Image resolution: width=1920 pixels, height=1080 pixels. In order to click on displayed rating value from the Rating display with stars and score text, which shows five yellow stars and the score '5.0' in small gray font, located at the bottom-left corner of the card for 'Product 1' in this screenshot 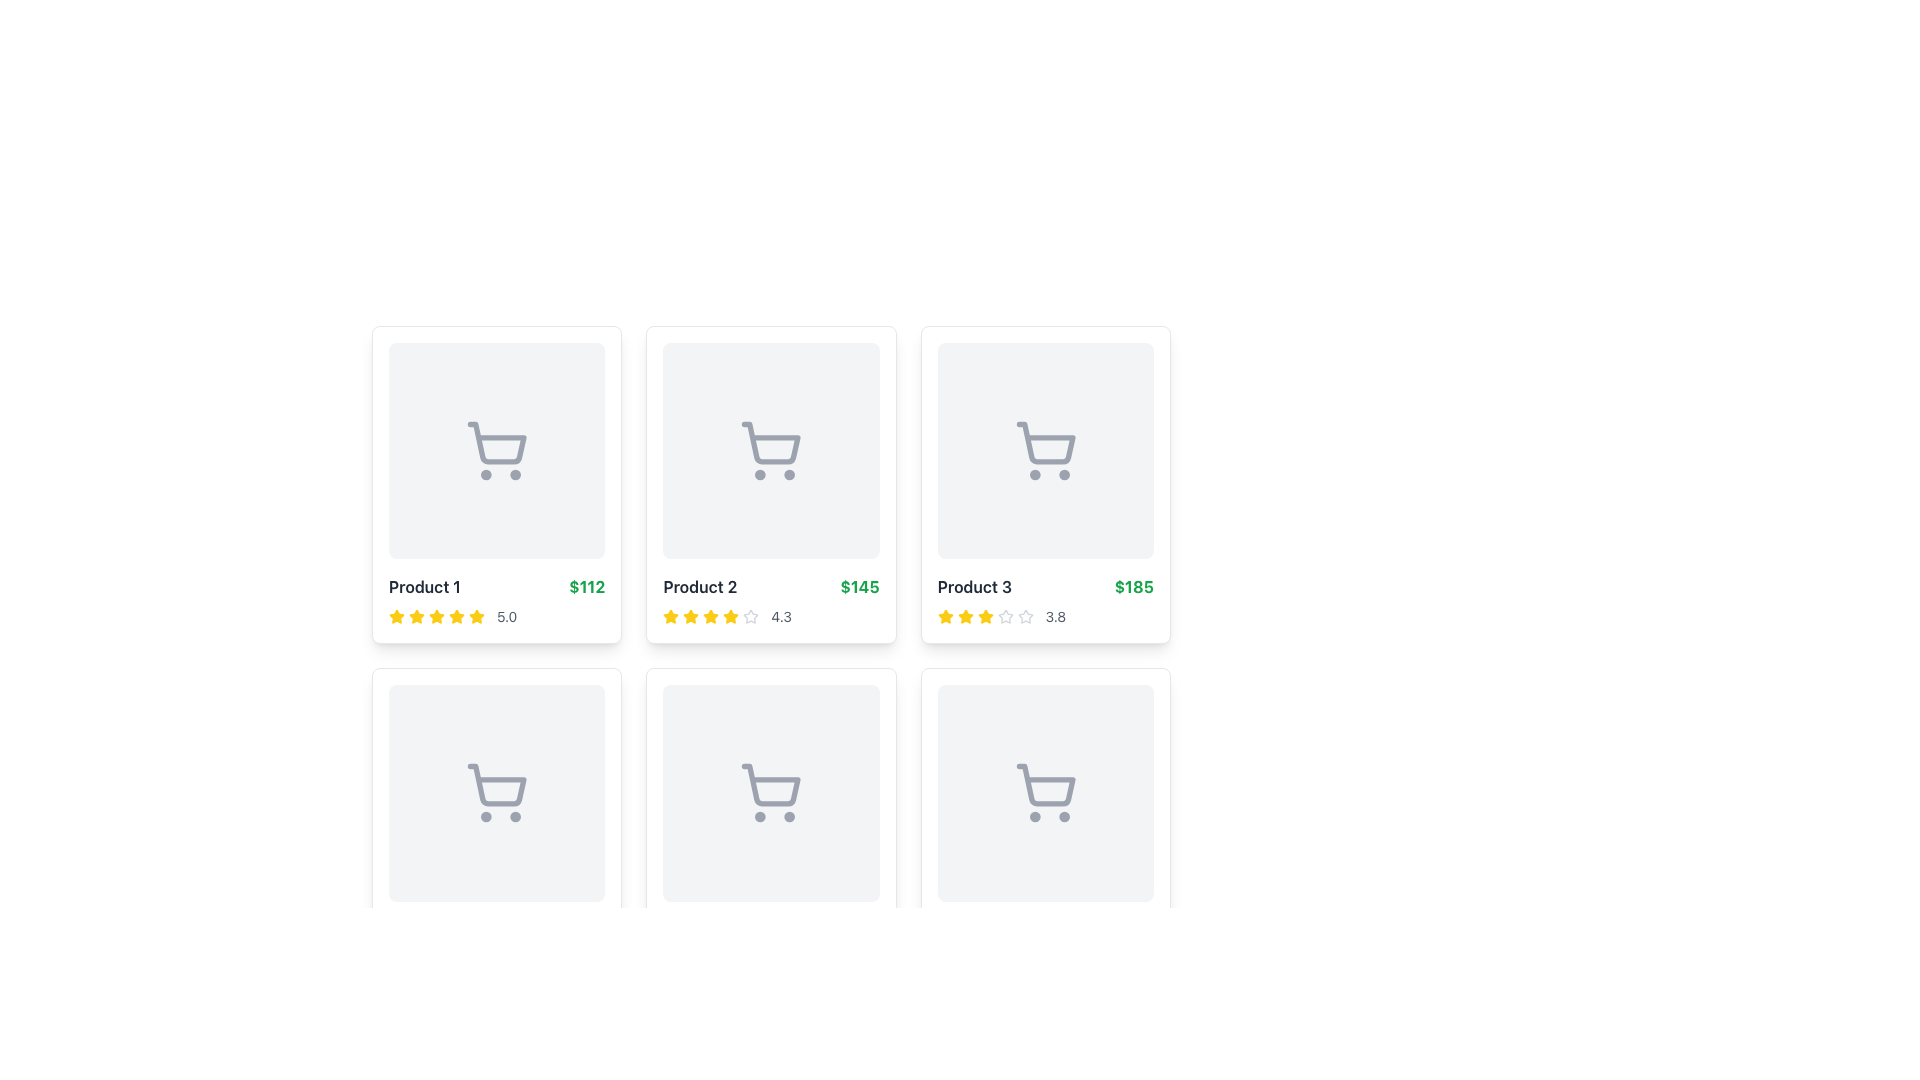, I will do `click(497, 616)`.